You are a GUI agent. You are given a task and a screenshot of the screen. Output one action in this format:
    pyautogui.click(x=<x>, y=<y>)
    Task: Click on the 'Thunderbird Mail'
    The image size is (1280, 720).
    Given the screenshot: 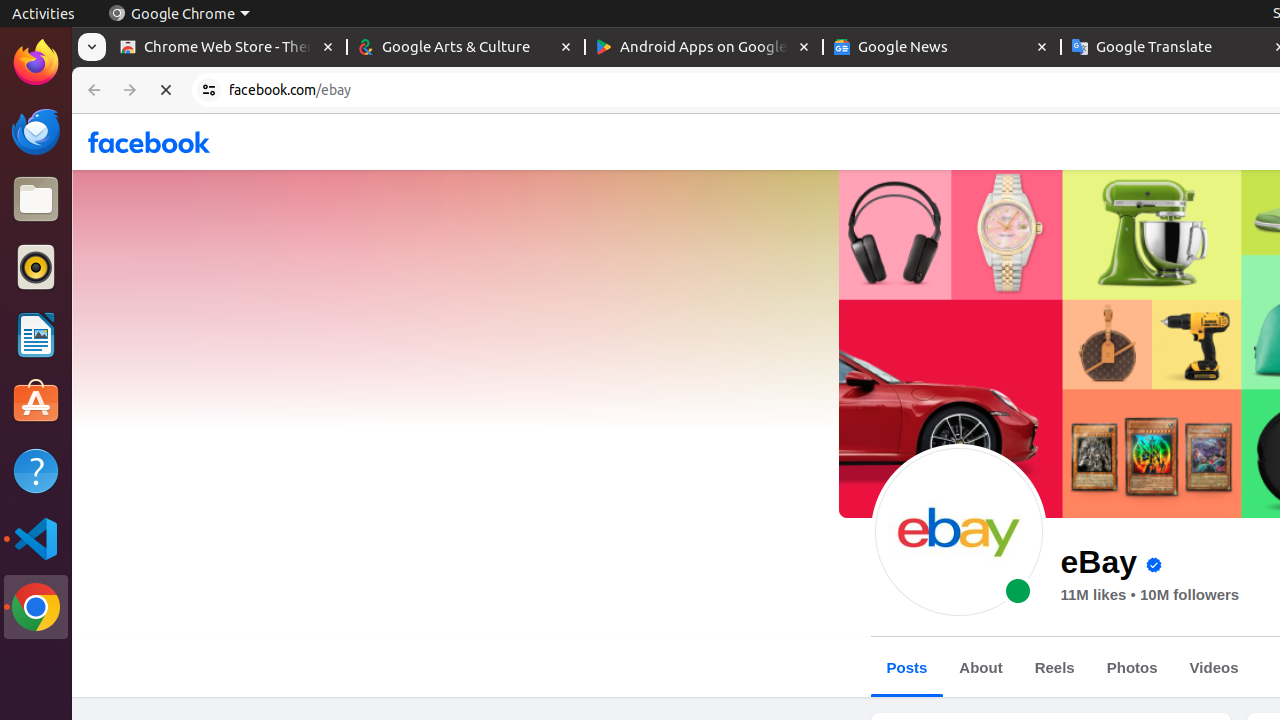 What is the action you would take?
    pyautogui.click(x=35, y=130)
    